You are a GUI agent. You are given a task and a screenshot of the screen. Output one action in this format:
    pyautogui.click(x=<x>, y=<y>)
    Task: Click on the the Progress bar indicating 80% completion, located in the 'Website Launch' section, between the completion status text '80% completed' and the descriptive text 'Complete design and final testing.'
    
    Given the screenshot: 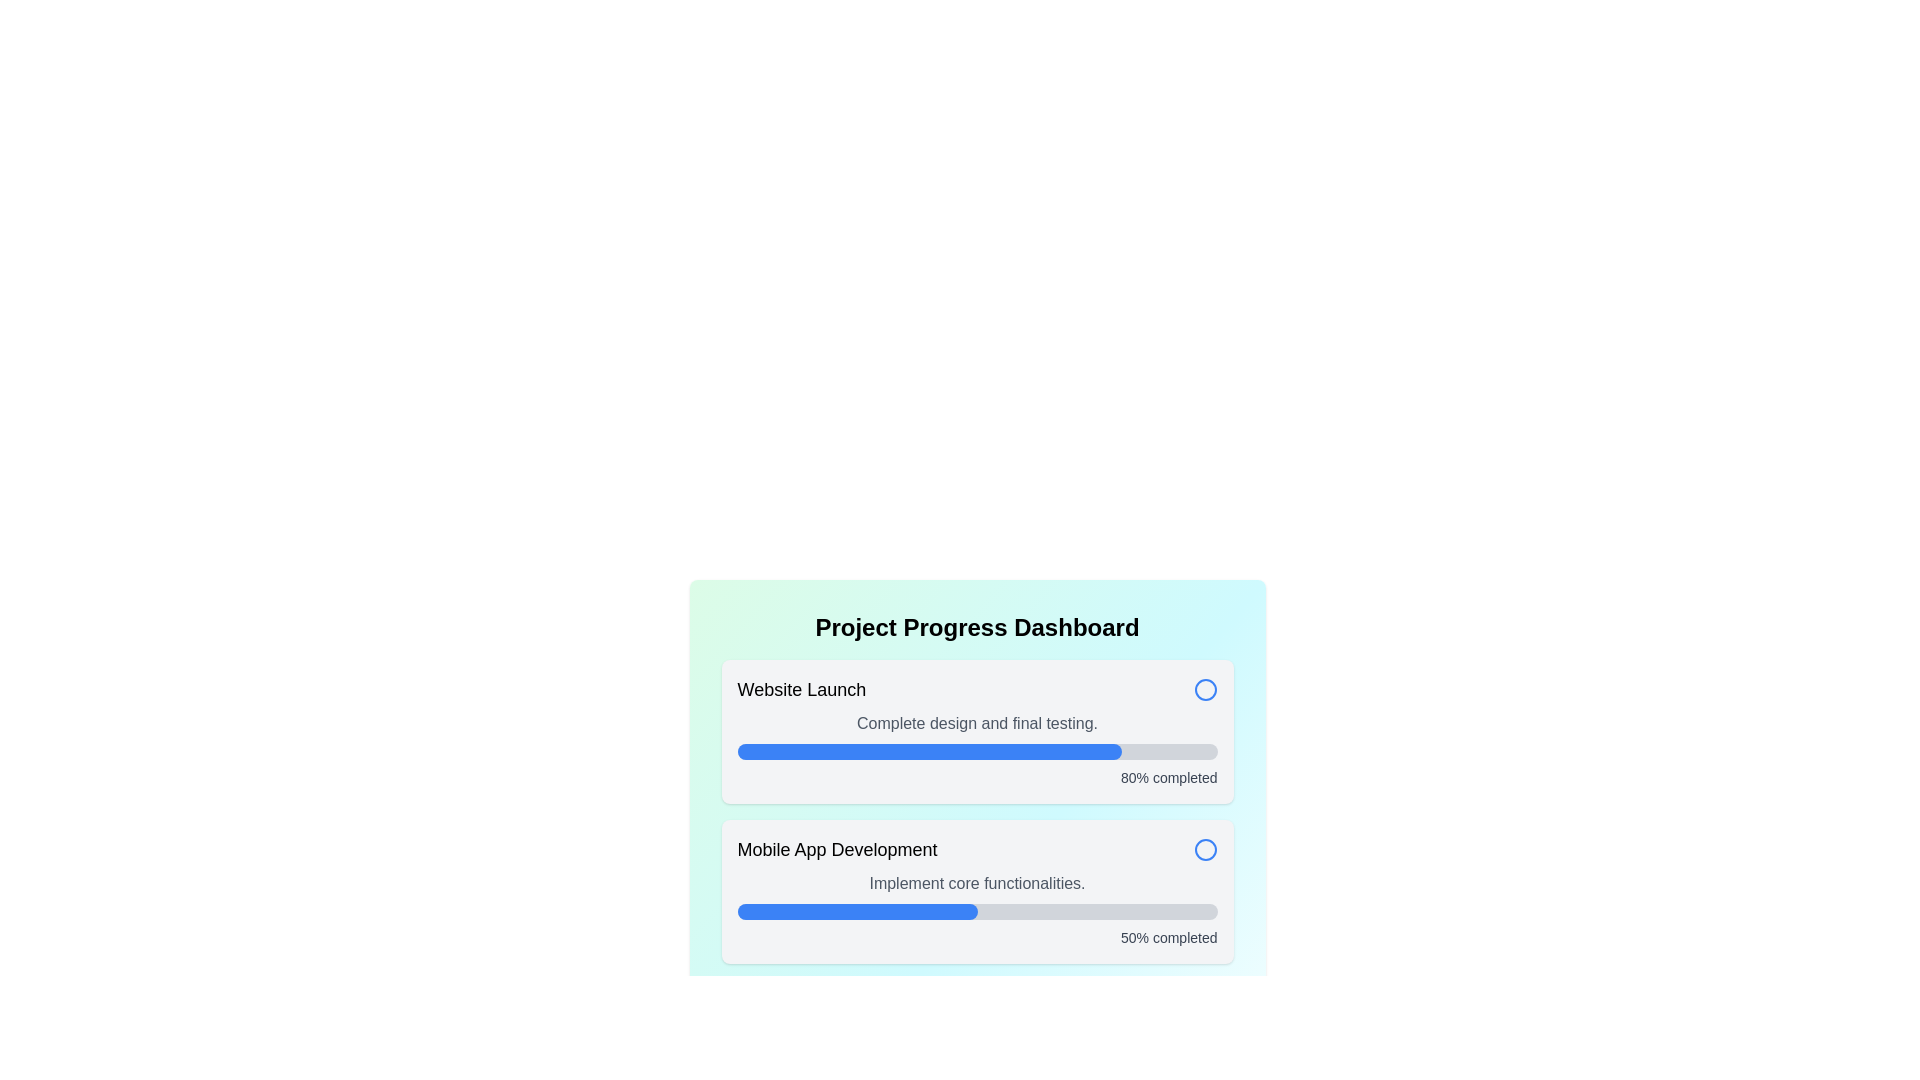 What is the action you would take?
    pyautogui.click(x=977, y=752)
    